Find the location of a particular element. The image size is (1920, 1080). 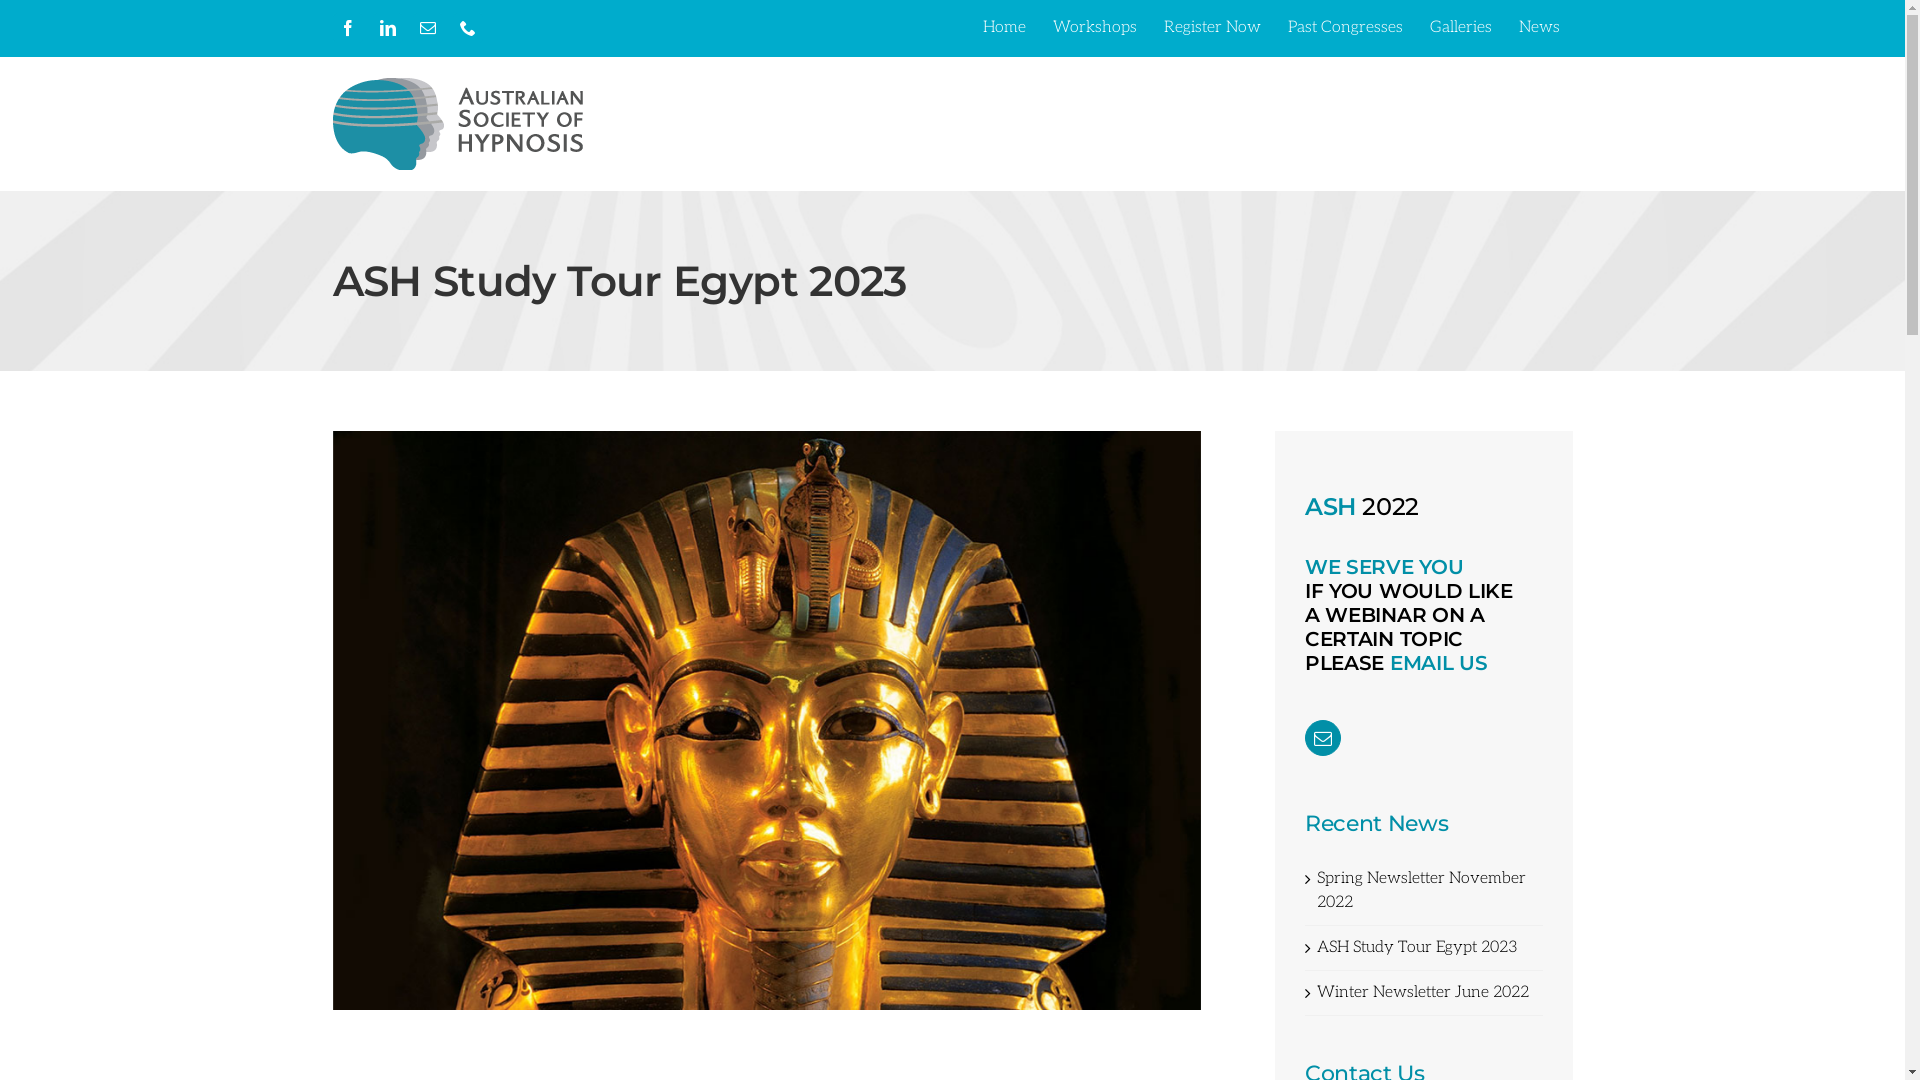

'Past Congresses' is located at coordinates (1344, 27).